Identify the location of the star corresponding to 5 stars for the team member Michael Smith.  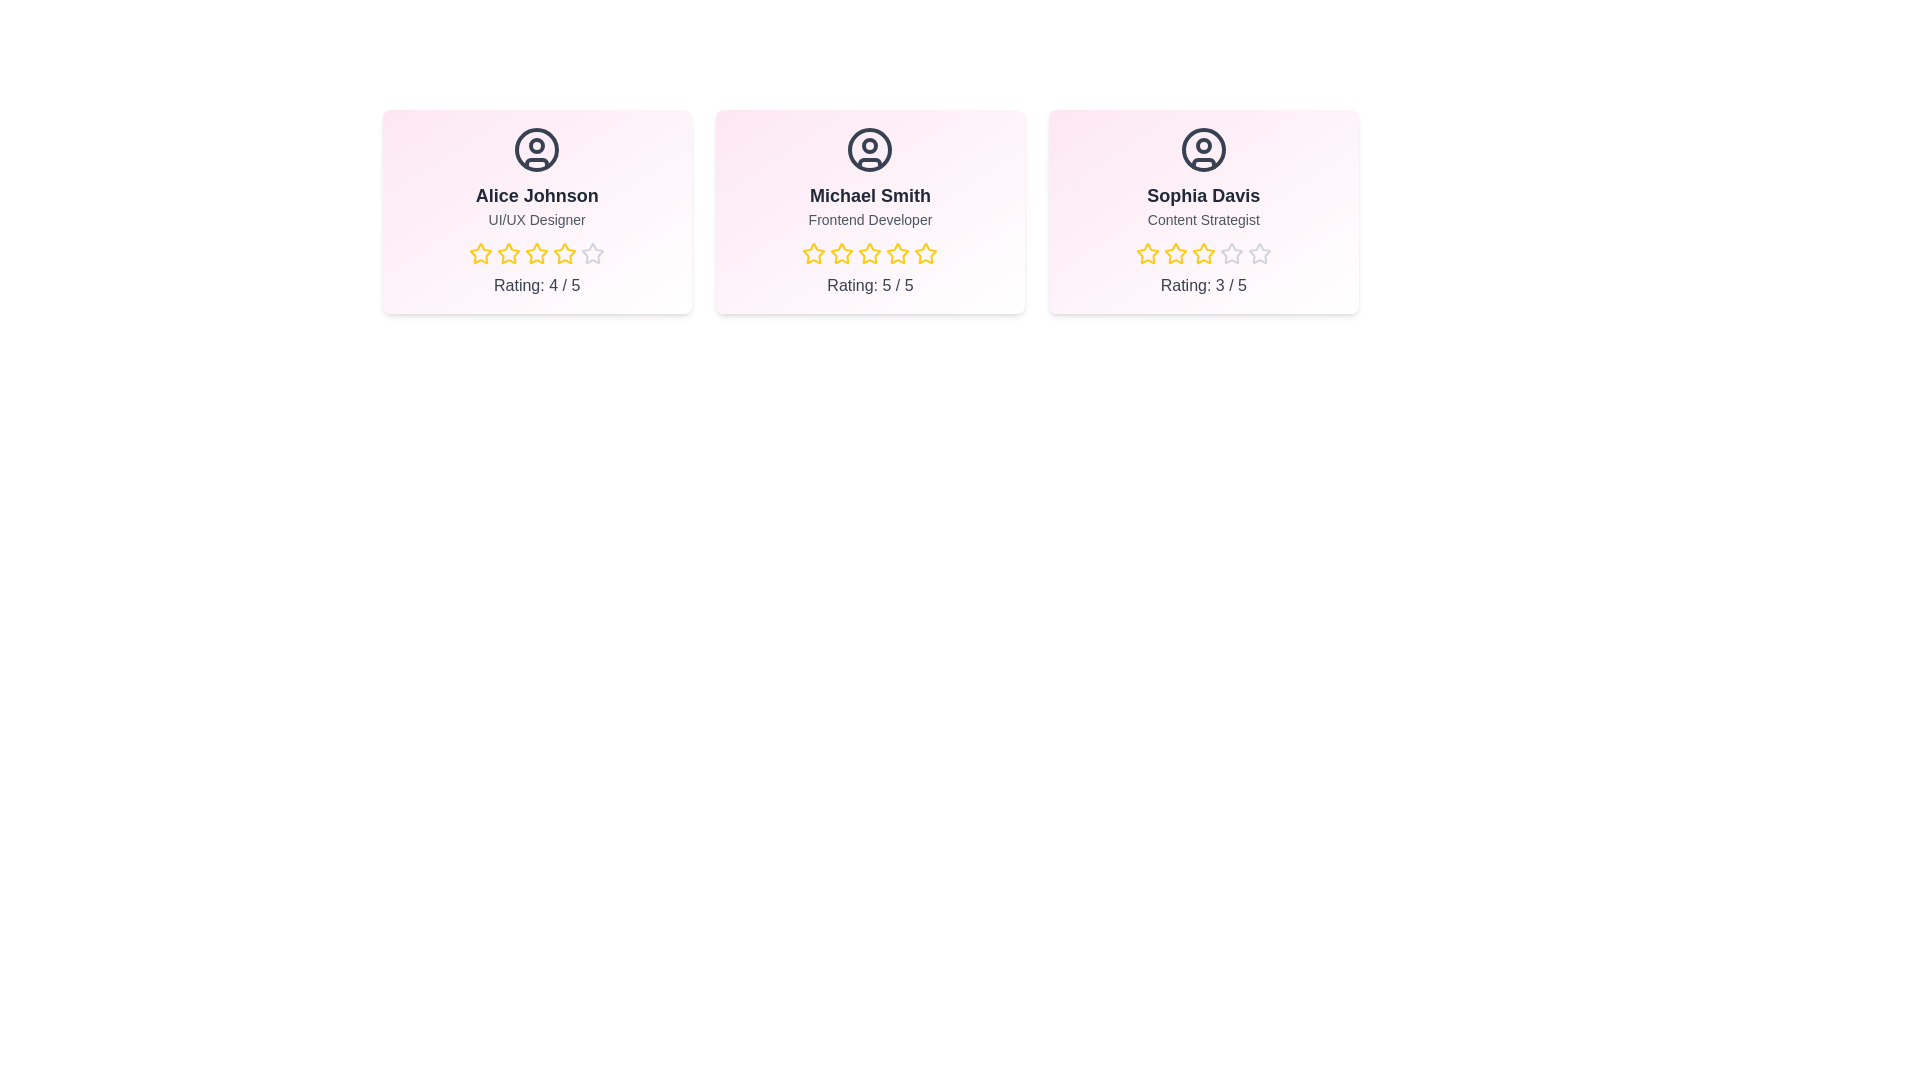
(925, 253).